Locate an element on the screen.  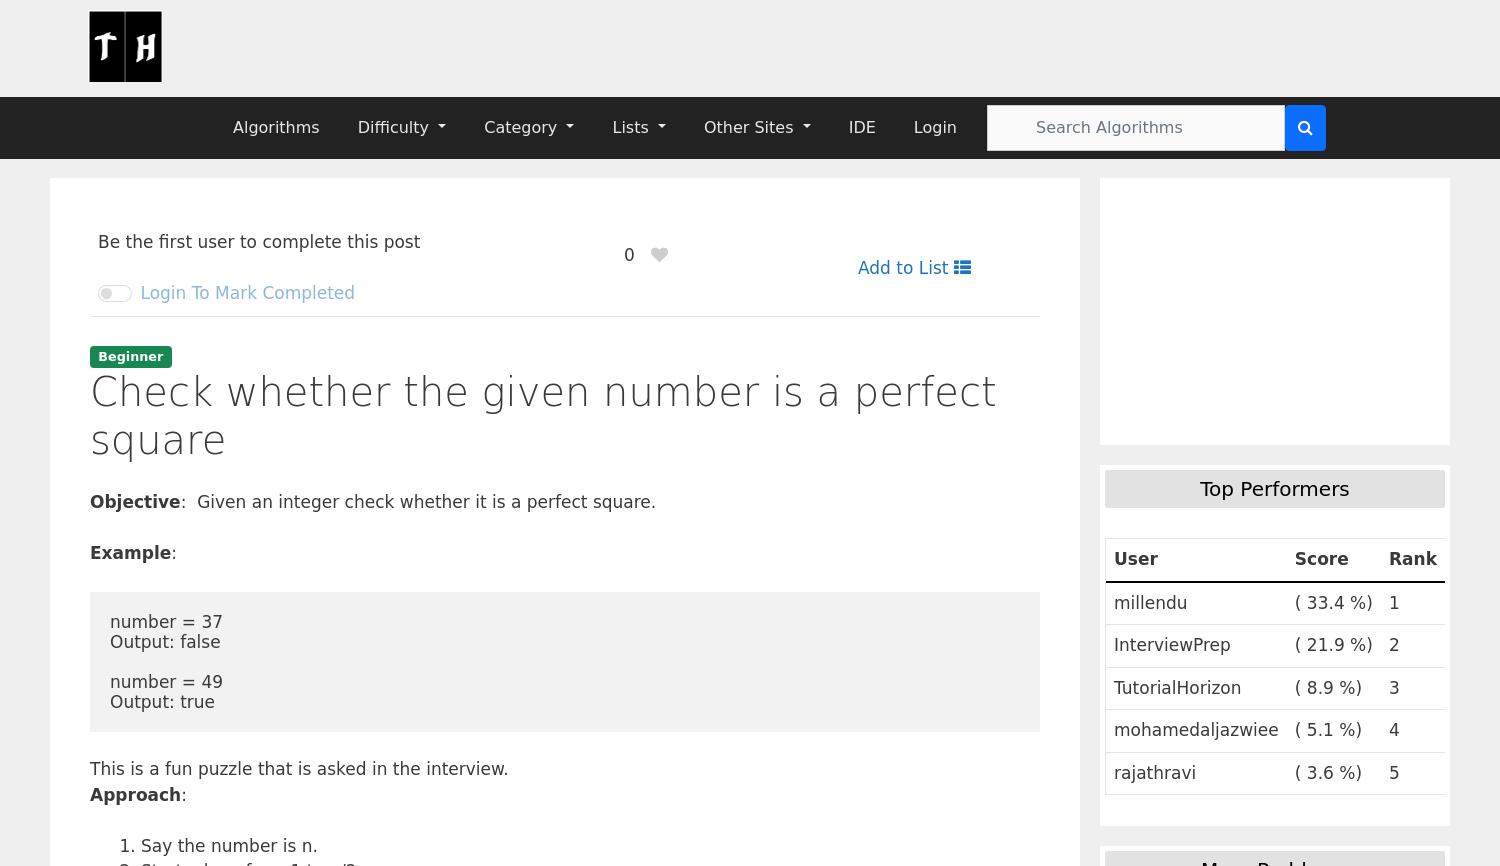
'140' is located at coordinates (1329, 415).